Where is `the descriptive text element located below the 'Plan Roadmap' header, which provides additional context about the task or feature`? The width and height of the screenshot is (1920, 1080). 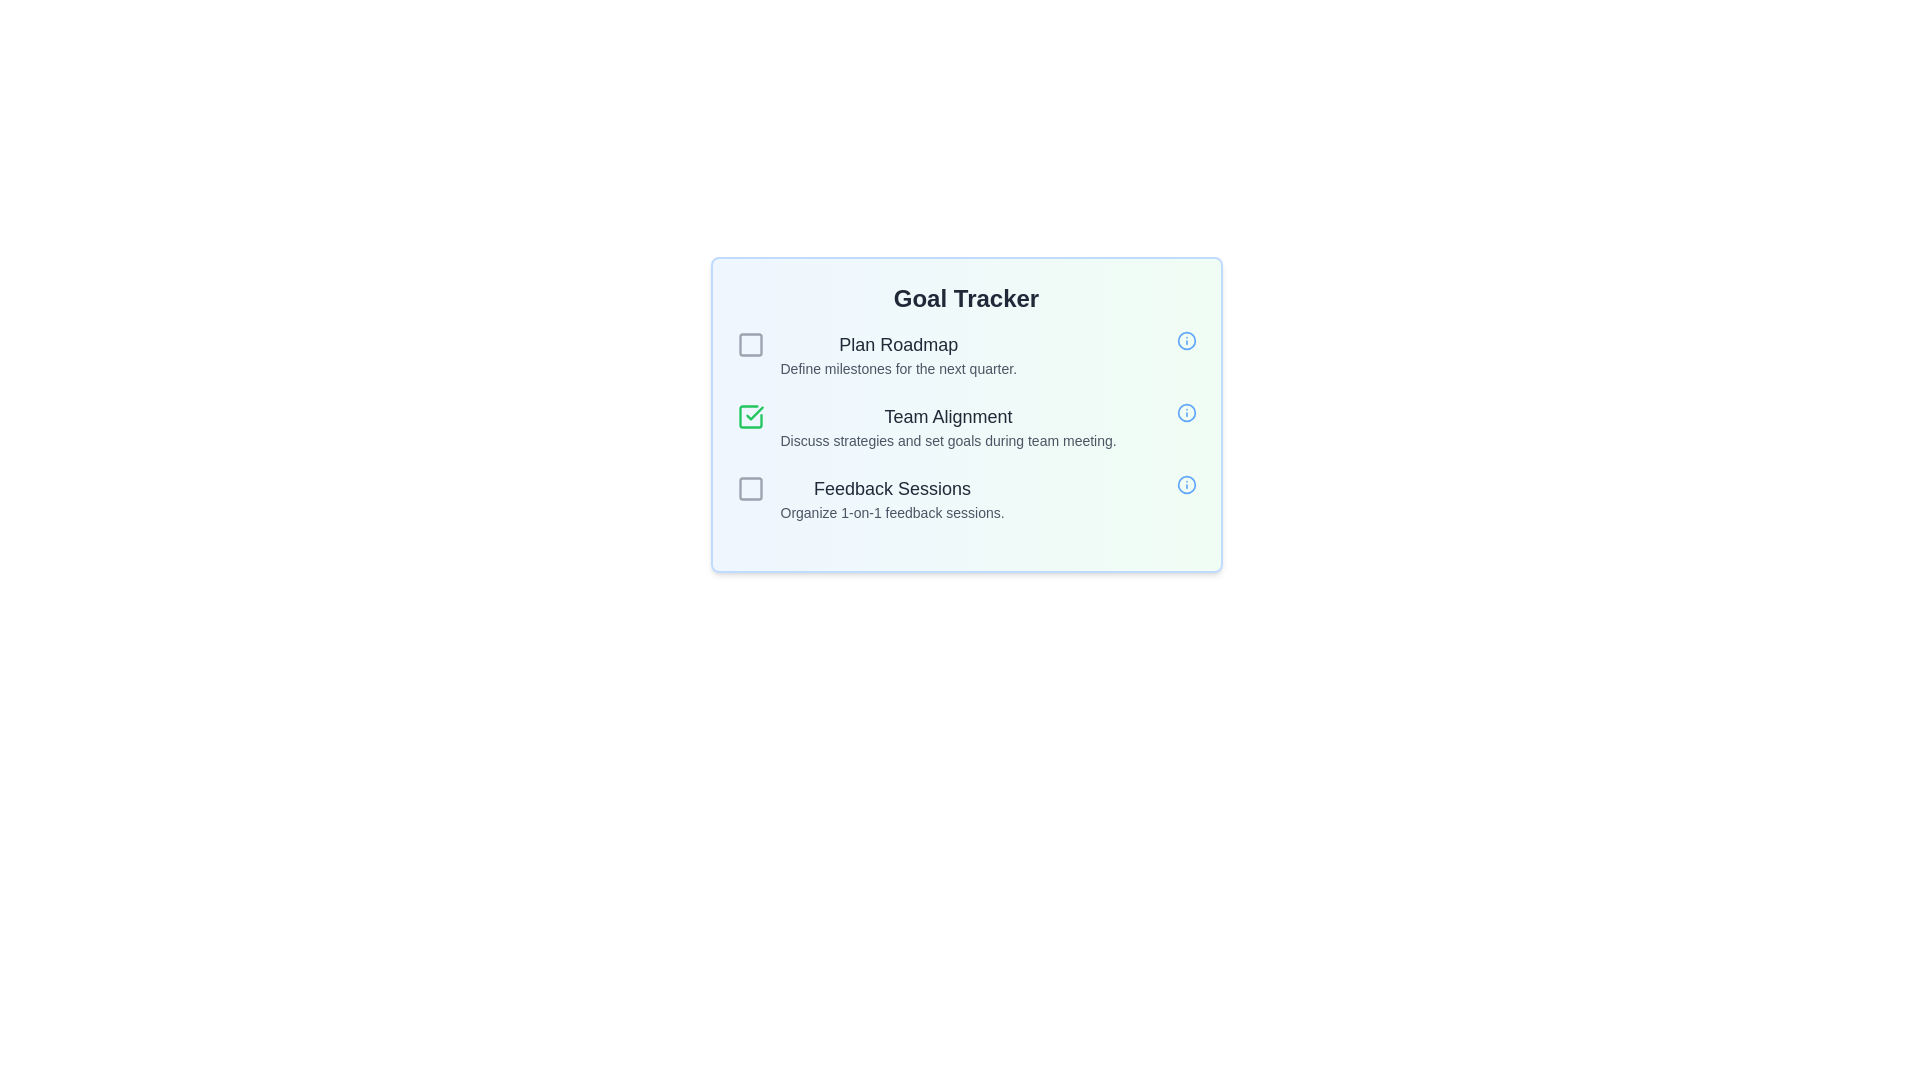
the descriptive text element located below the 'Plan Roadmap' header, which provides additional context about the task or feature is located at coordinates (897, 369).